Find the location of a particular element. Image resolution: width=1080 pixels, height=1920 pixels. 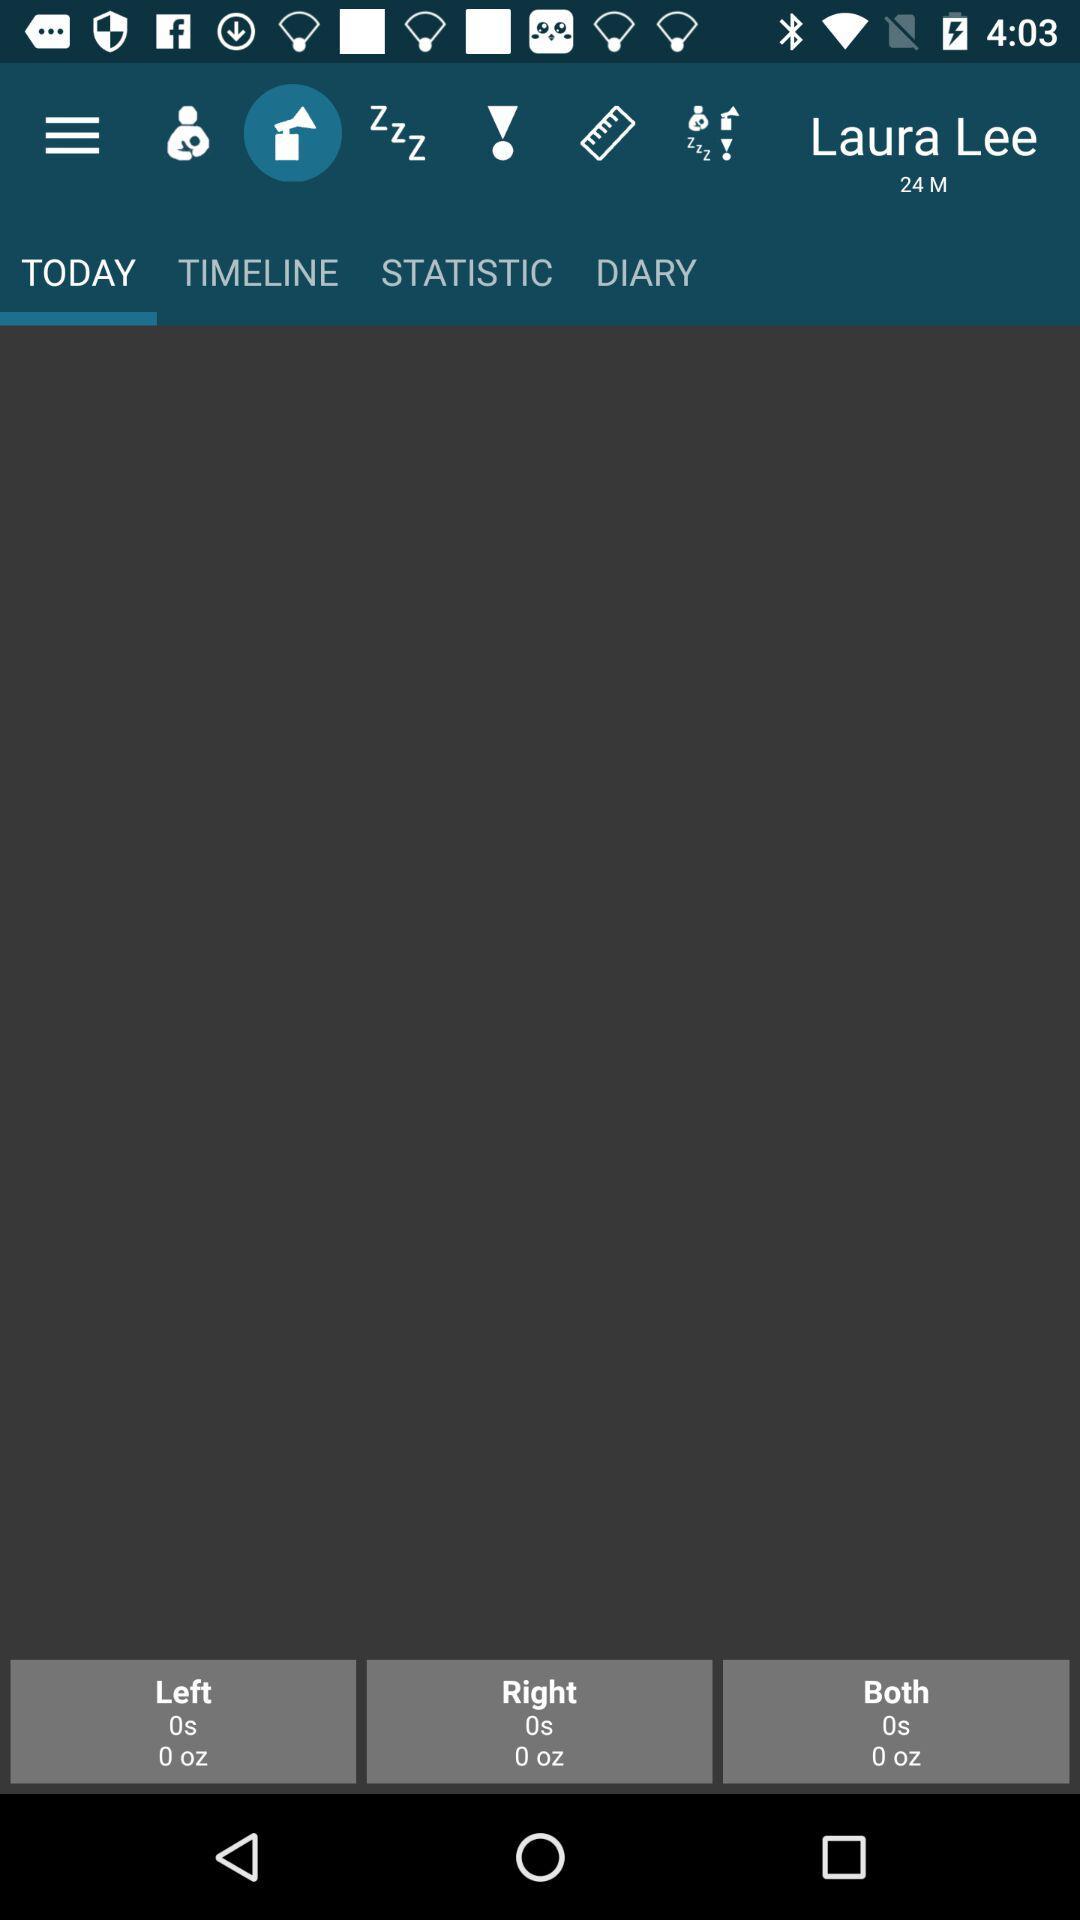

screen is located at coordinates (540, 1003).